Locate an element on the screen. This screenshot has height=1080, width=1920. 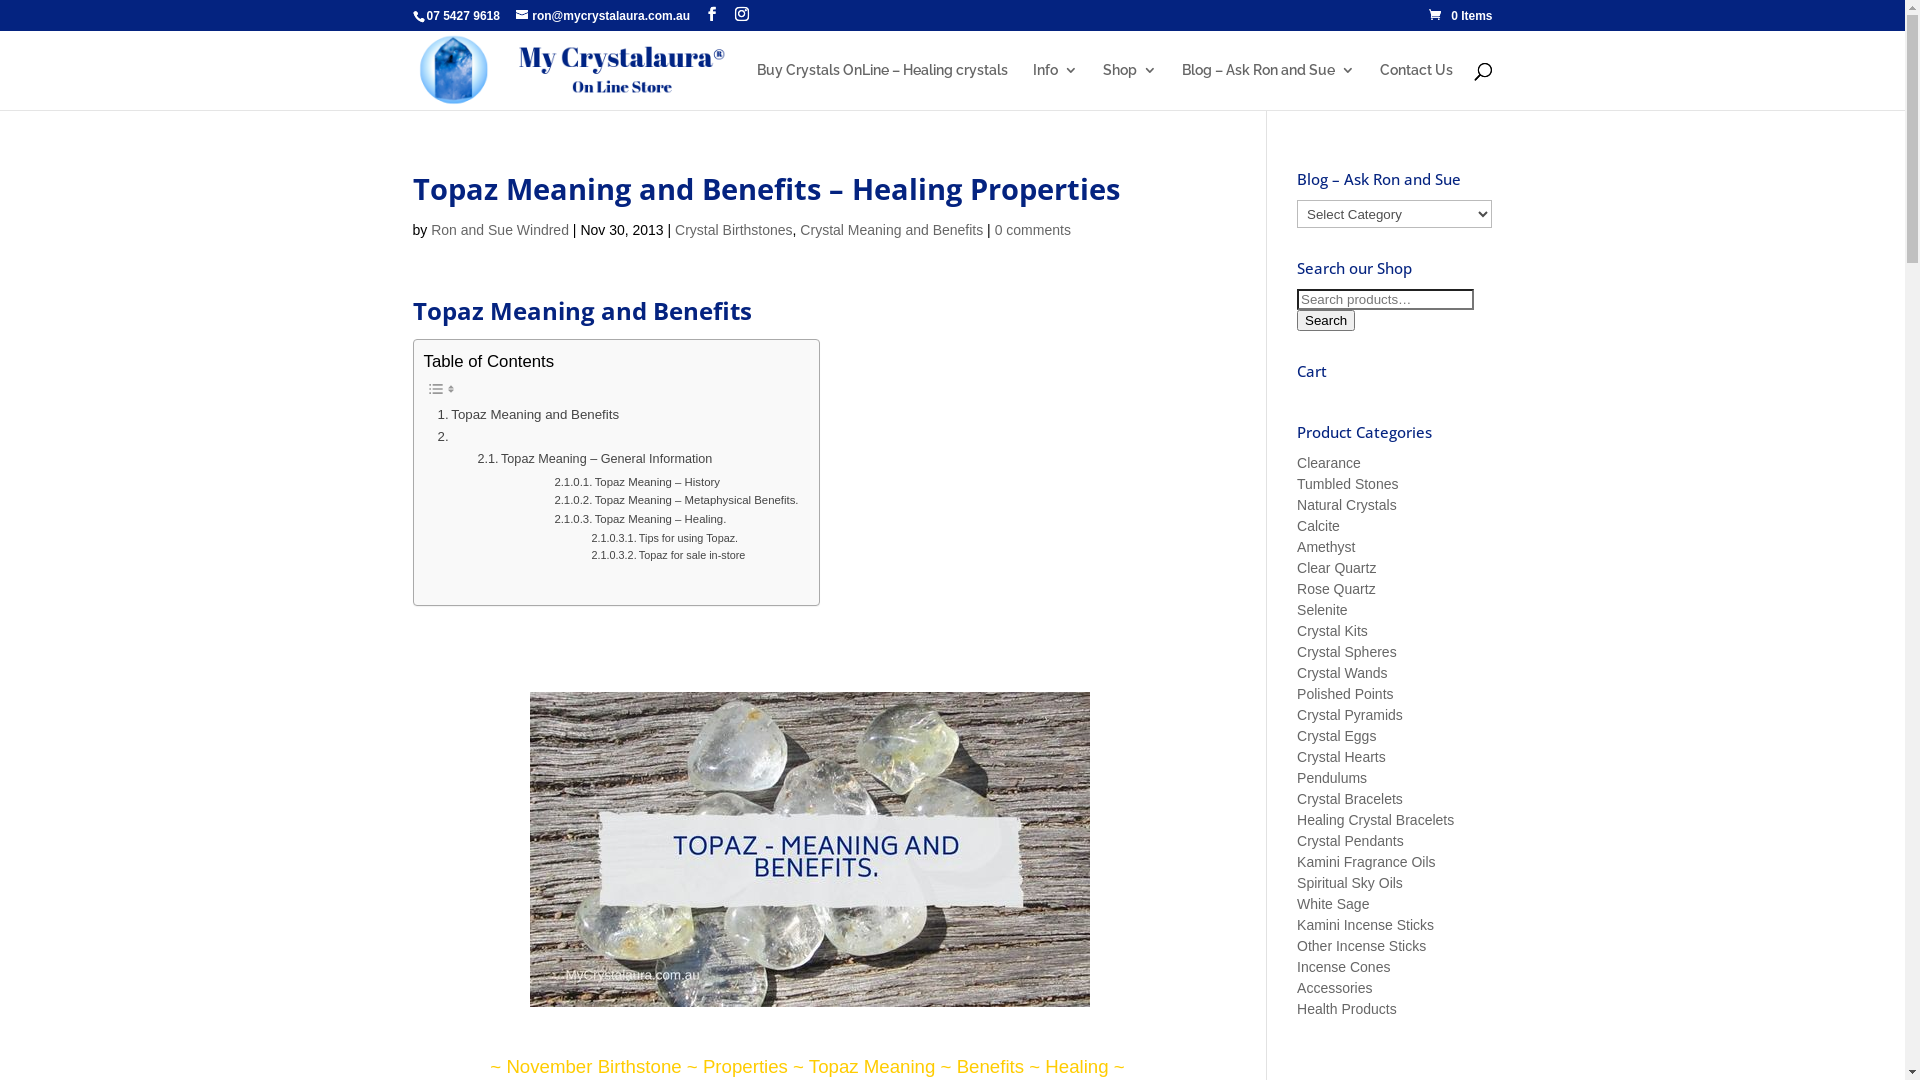
'Rose Quartz' is located at coordinates (1296, 588).